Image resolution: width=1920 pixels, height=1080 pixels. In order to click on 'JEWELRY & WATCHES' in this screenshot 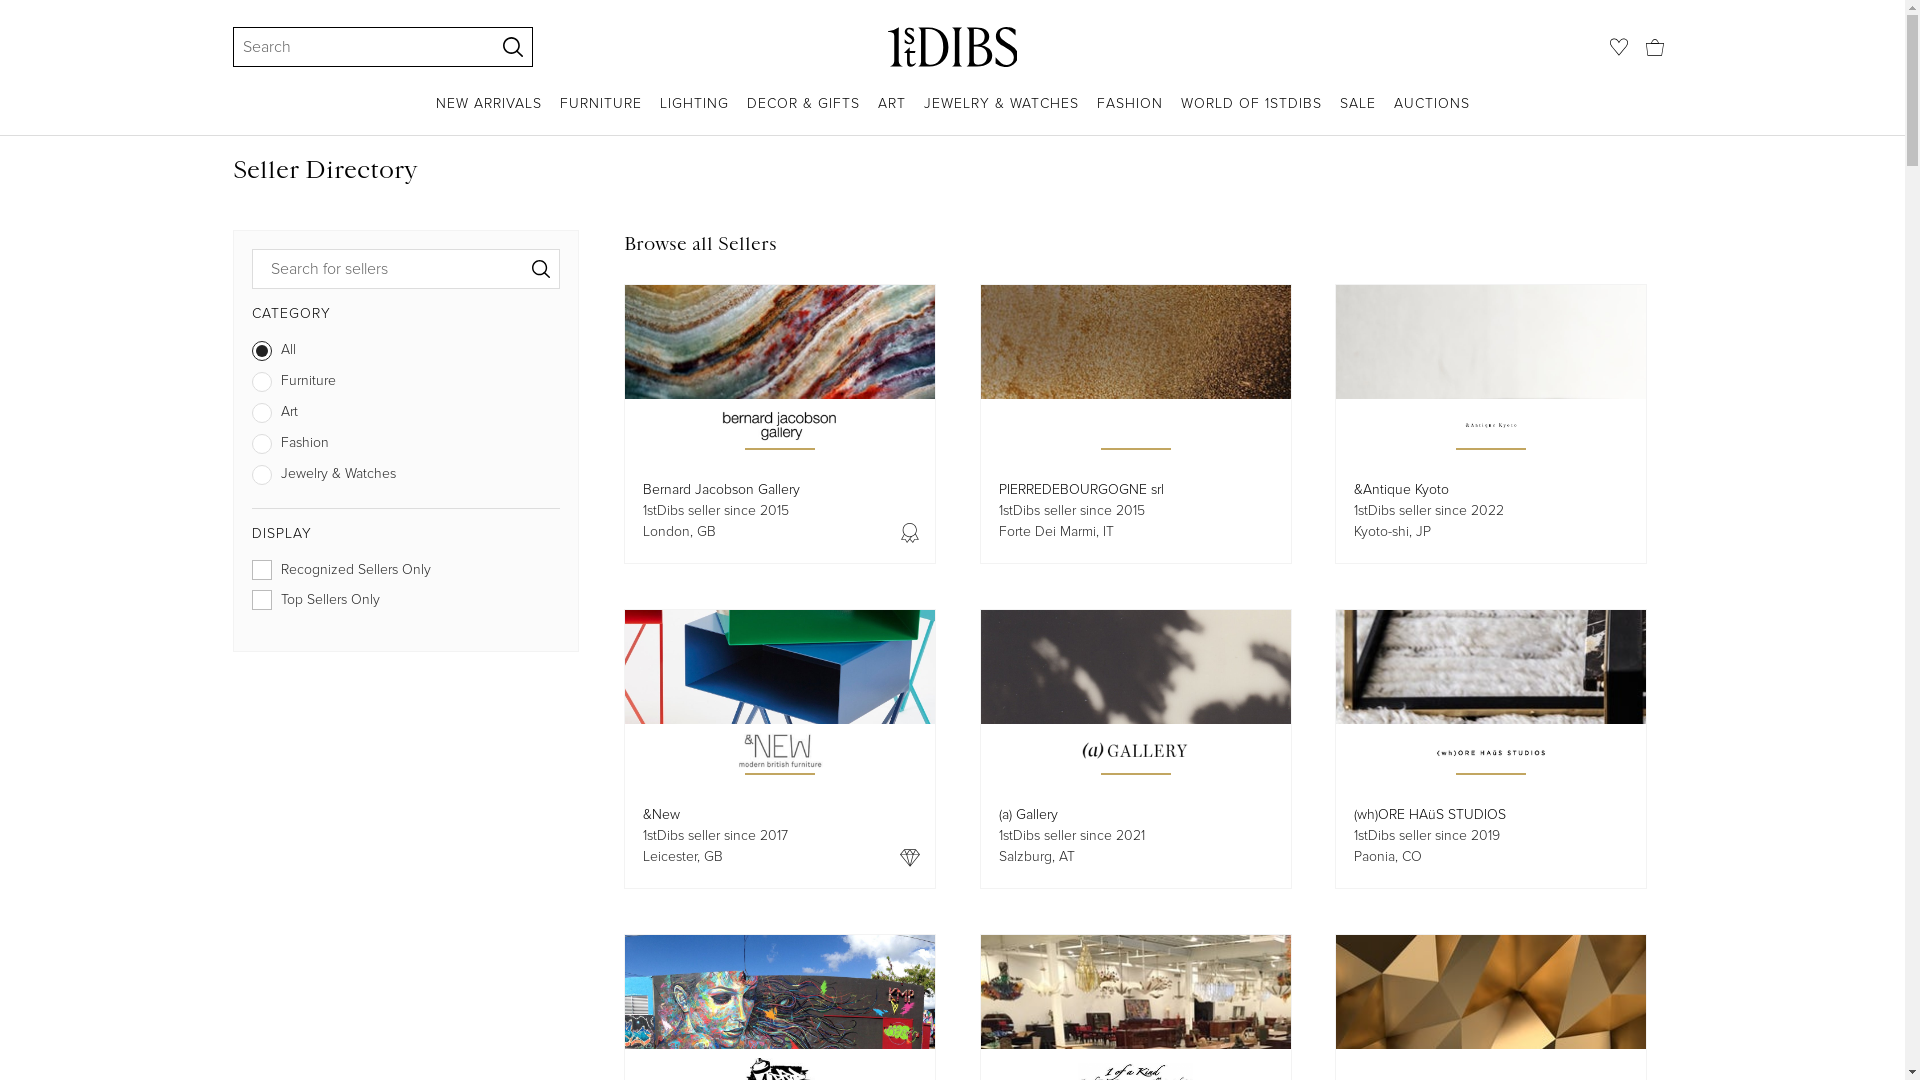, I will do `click(1001, 114)`.